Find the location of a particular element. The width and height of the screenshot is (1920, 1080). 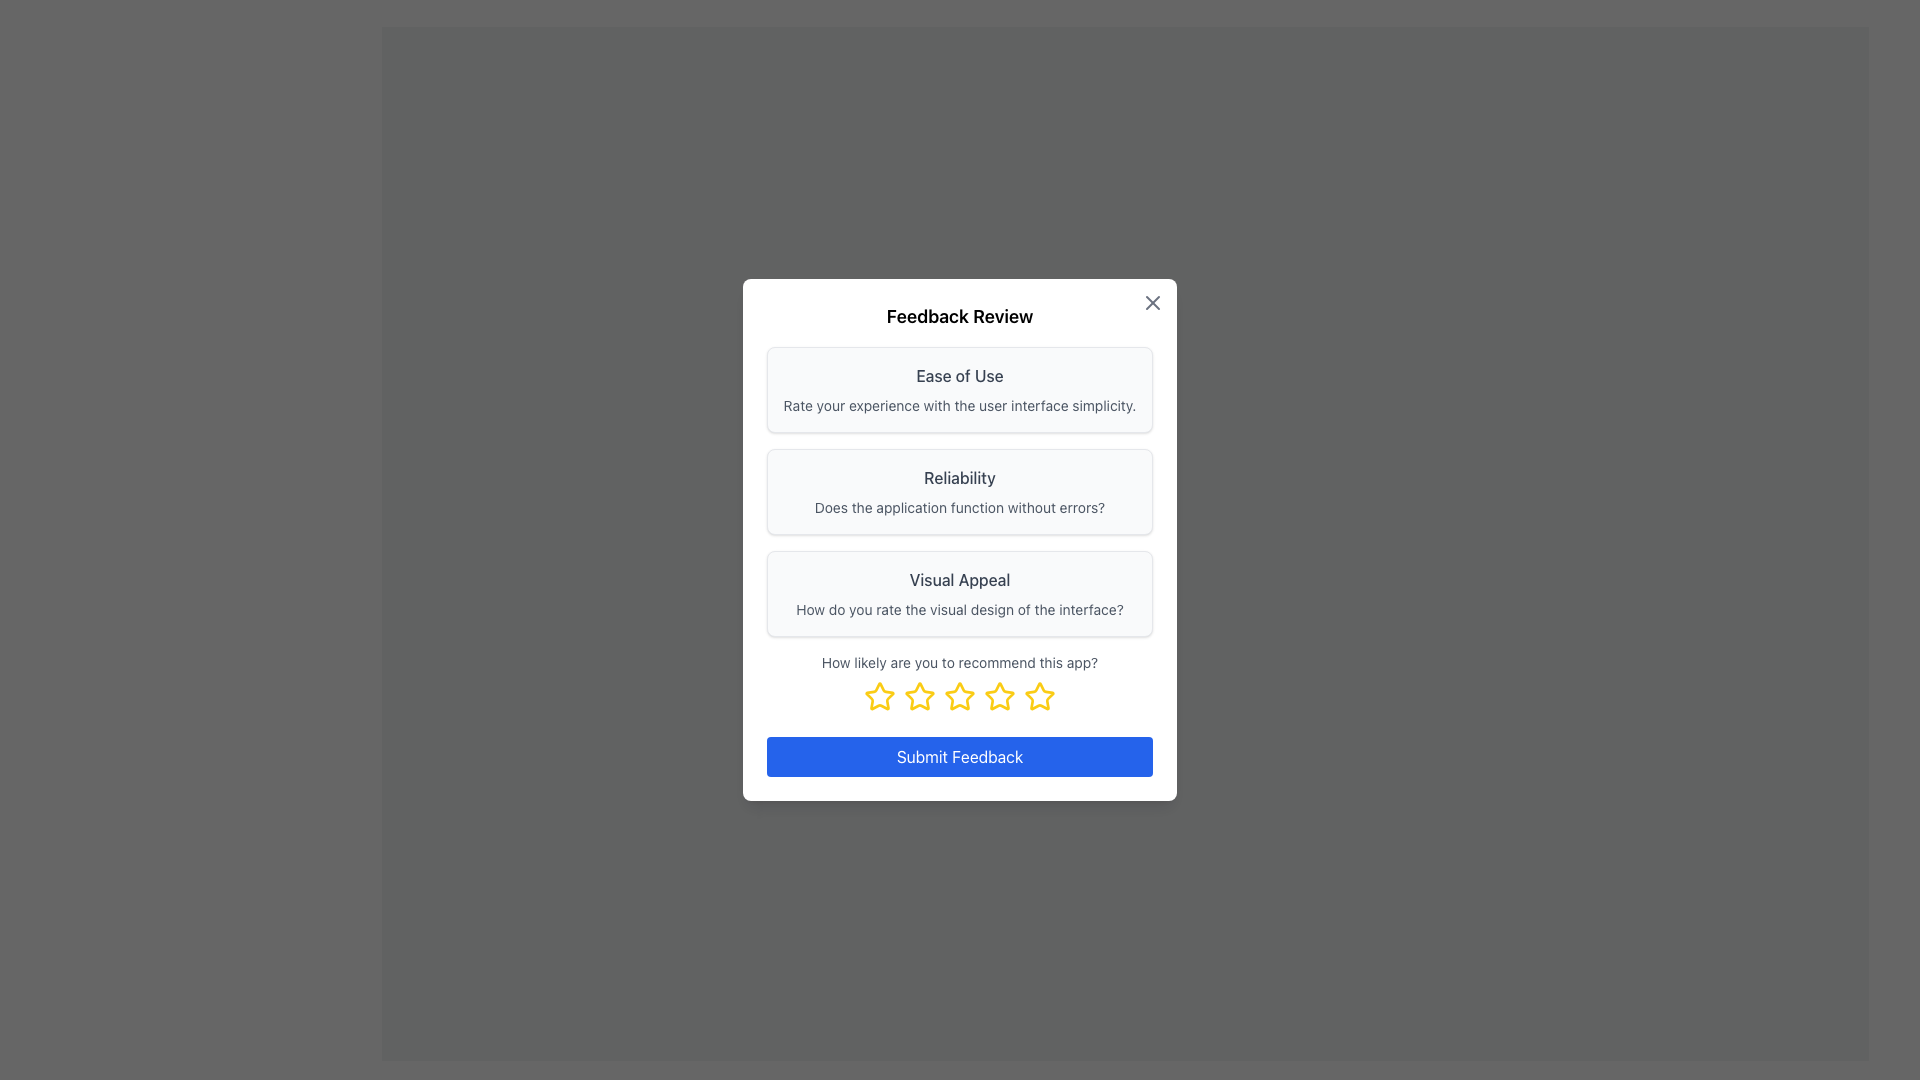

descriptive text label located beneath the 'Ease of Use' section heading in the modal feedback dialog is located at coordinates (960, 405).